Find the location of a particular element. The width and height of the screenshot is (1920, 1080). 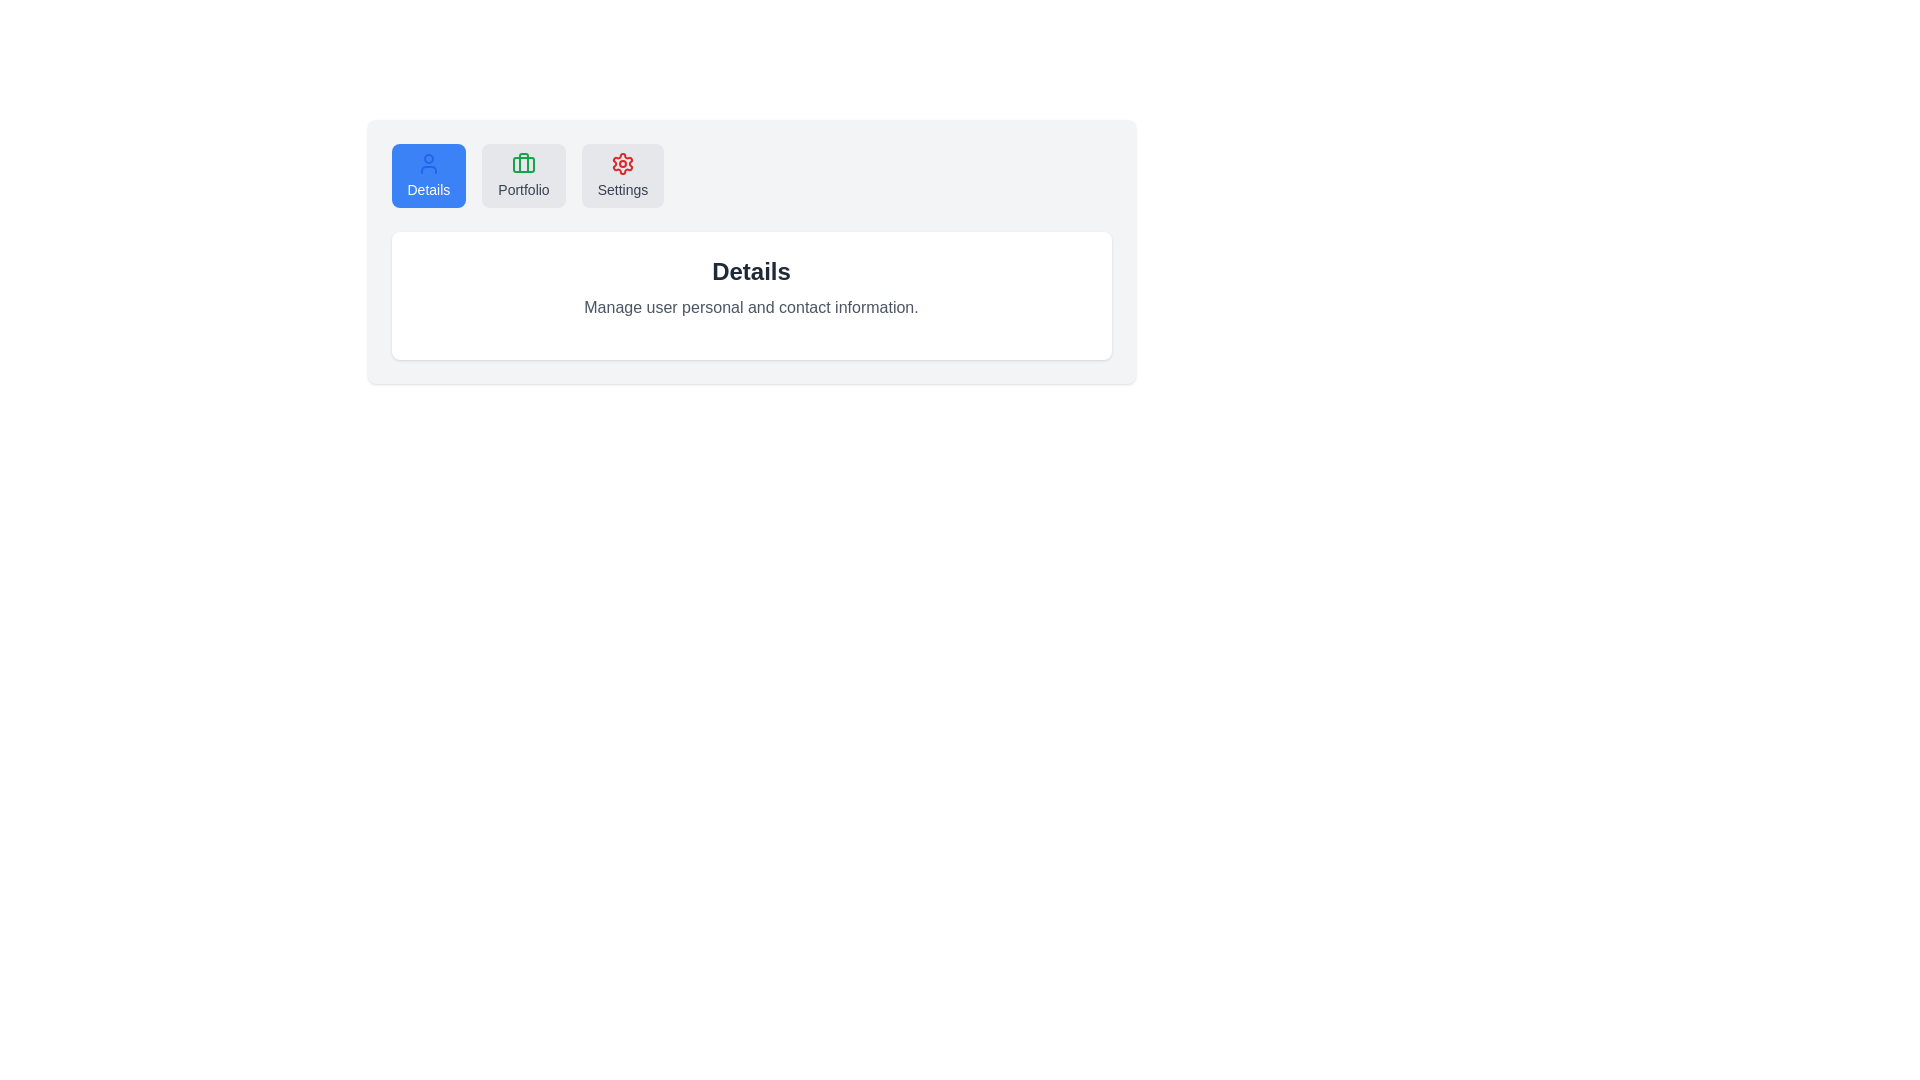

the currently active 'Details' tab is located at coordinates (427, 175).